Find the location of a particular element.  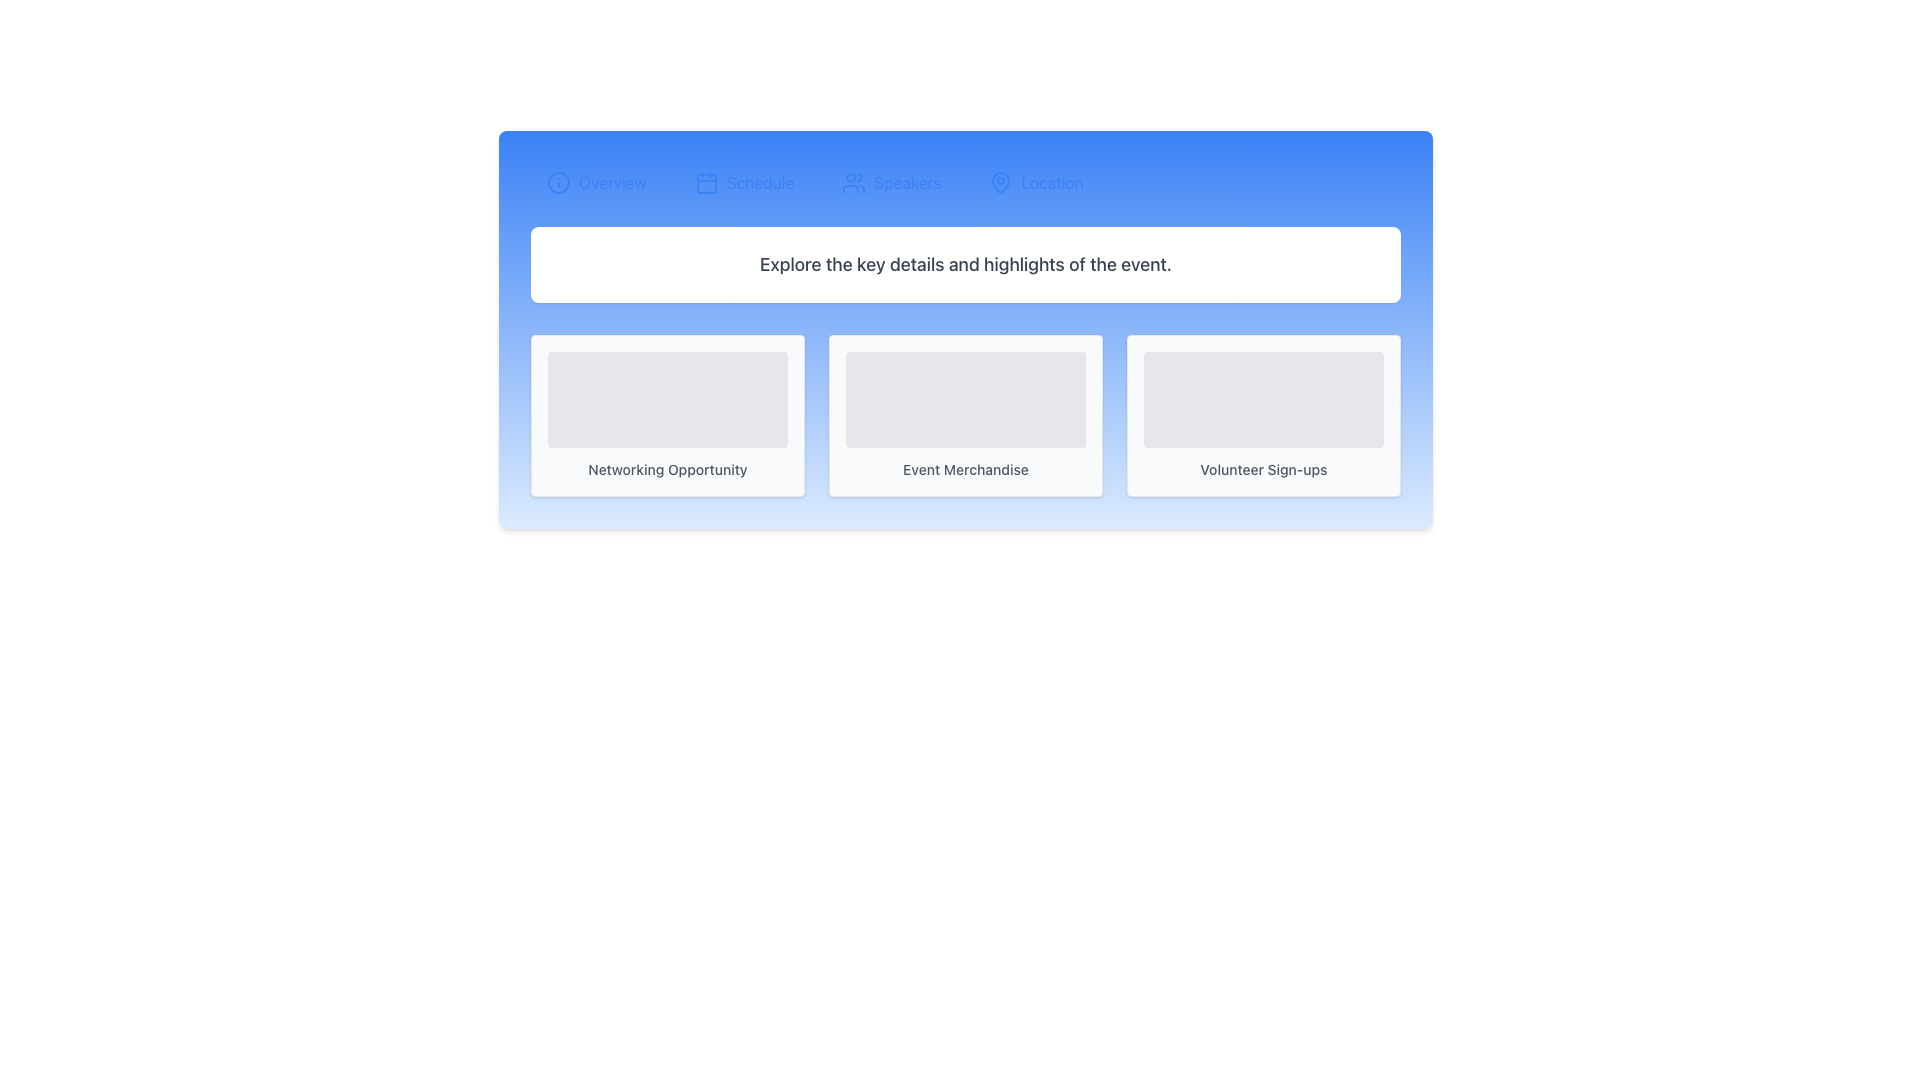

the card labeled 'Event Merchandise', which is the second card in a row of three, positioned between 'Networking Opportunity' and 'Volunteer Sign-ups' is located at coordinates (965, 415).